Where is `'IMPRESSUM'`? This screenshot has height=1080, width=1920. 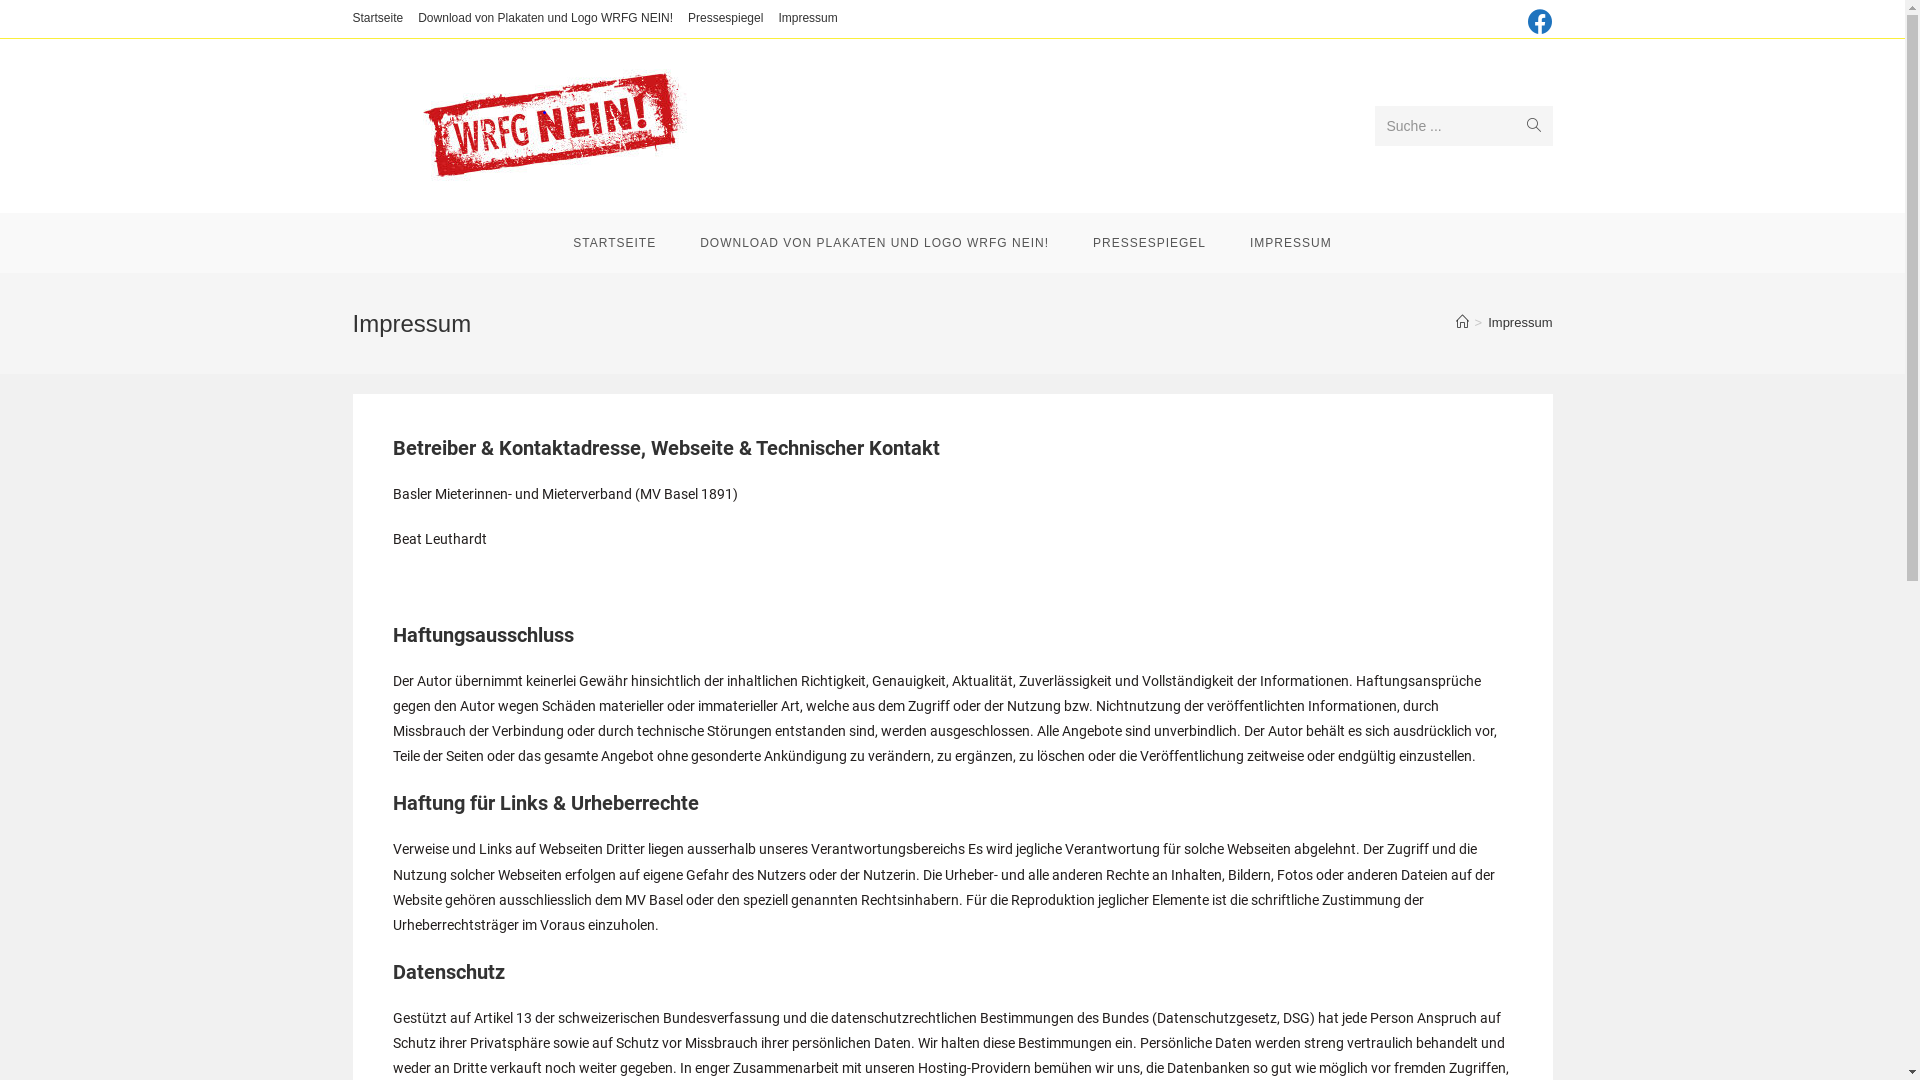 'IMPRESSUM' is located at coordinates (1291, 242).